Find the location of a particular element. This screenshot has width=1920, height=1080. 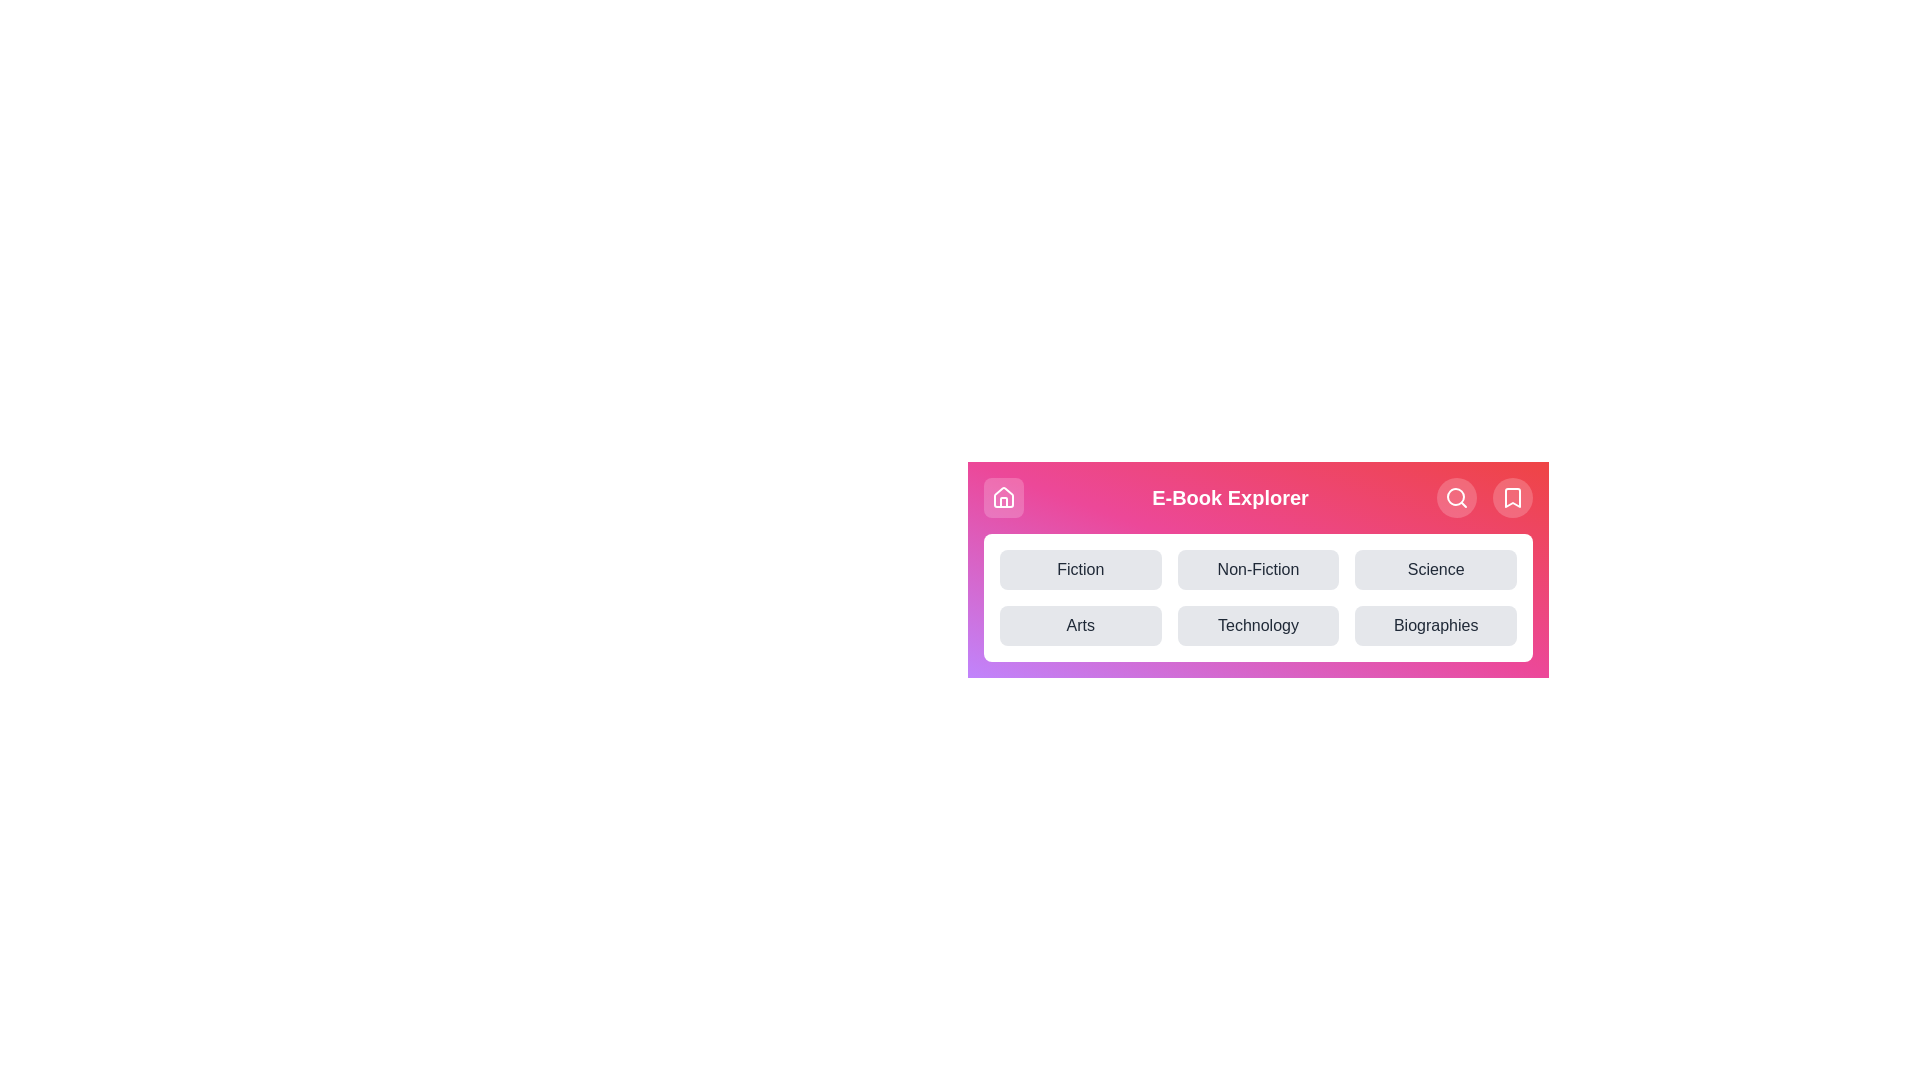

the home button to toggle the menu visibility is located at coordinates (1003, 496).